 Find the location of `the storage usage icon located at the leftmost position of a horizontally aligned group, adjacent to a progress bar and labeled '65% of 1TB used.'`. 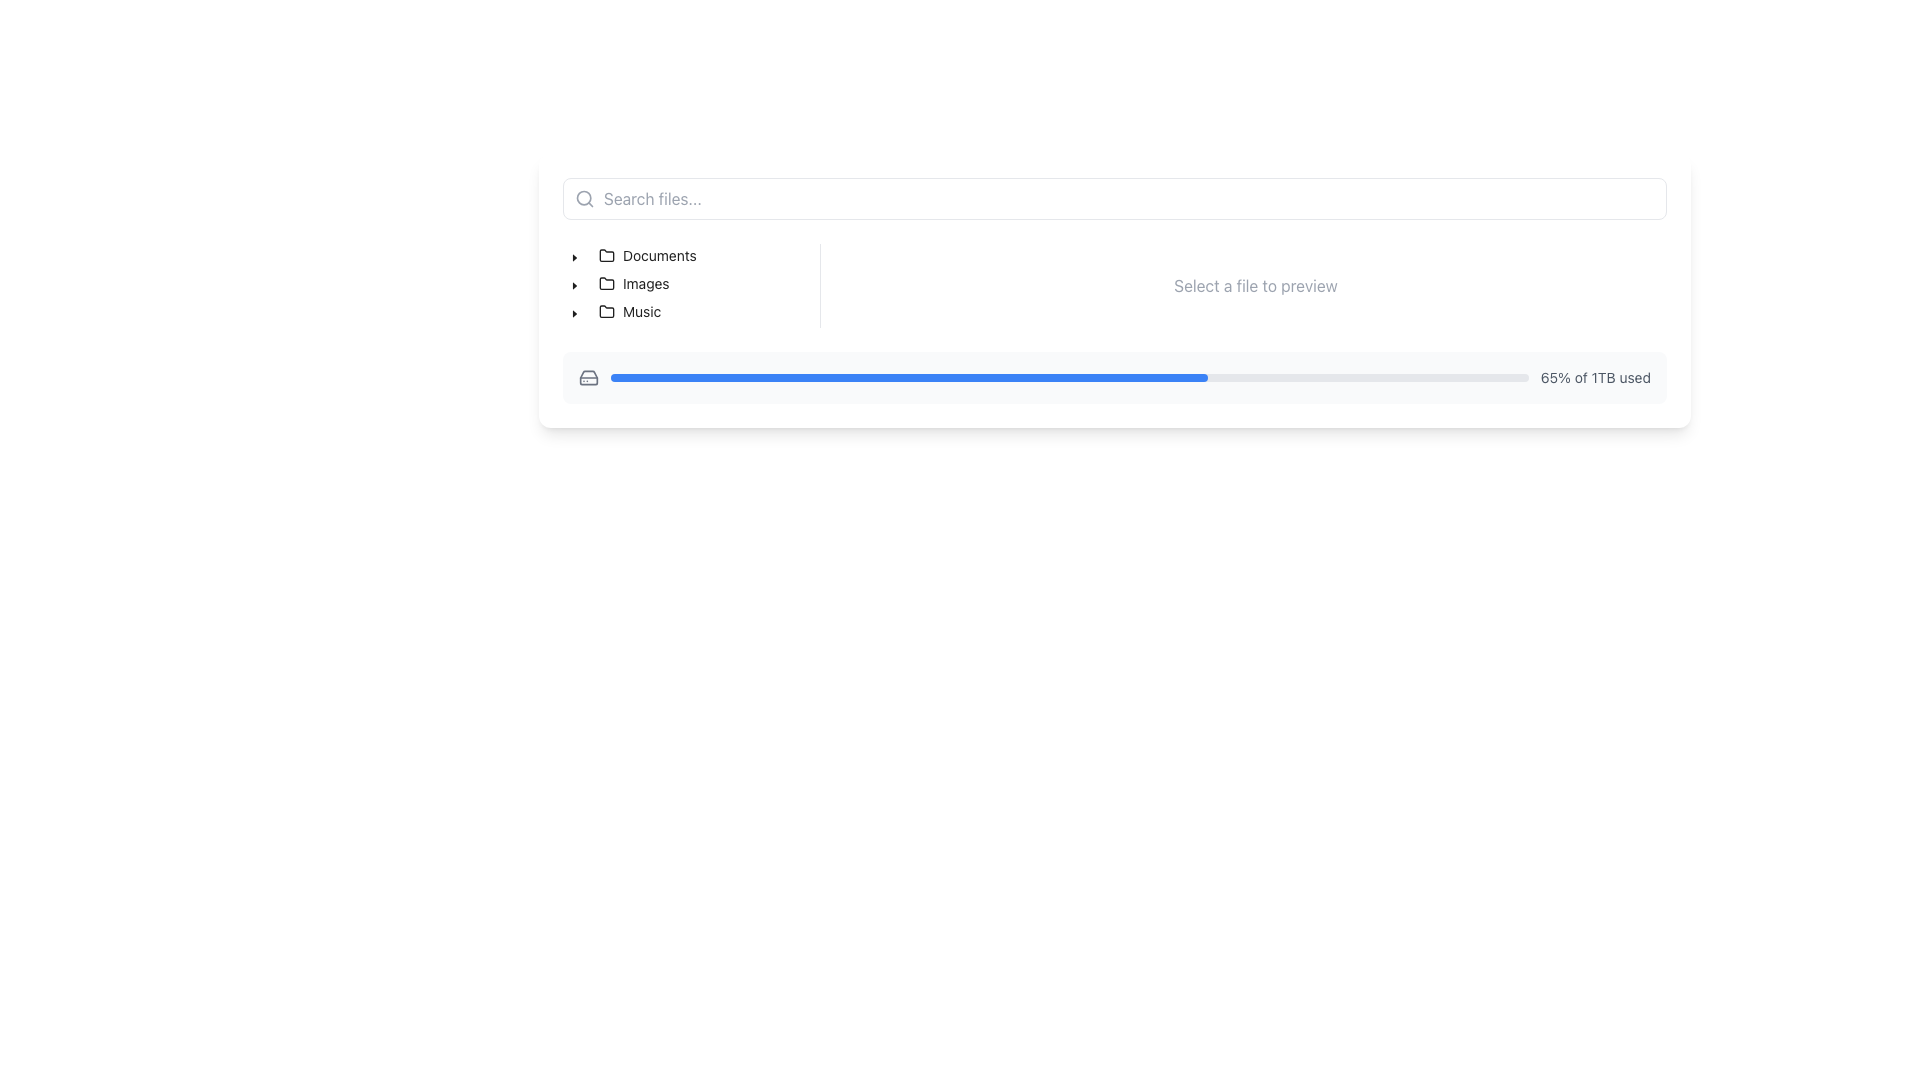

the storage usage icon located at the leftmost position of a horizontally aligned group, adjacent to a progress bar and labeled '65% of 1TB used.' is located at coordinates (588, 378).